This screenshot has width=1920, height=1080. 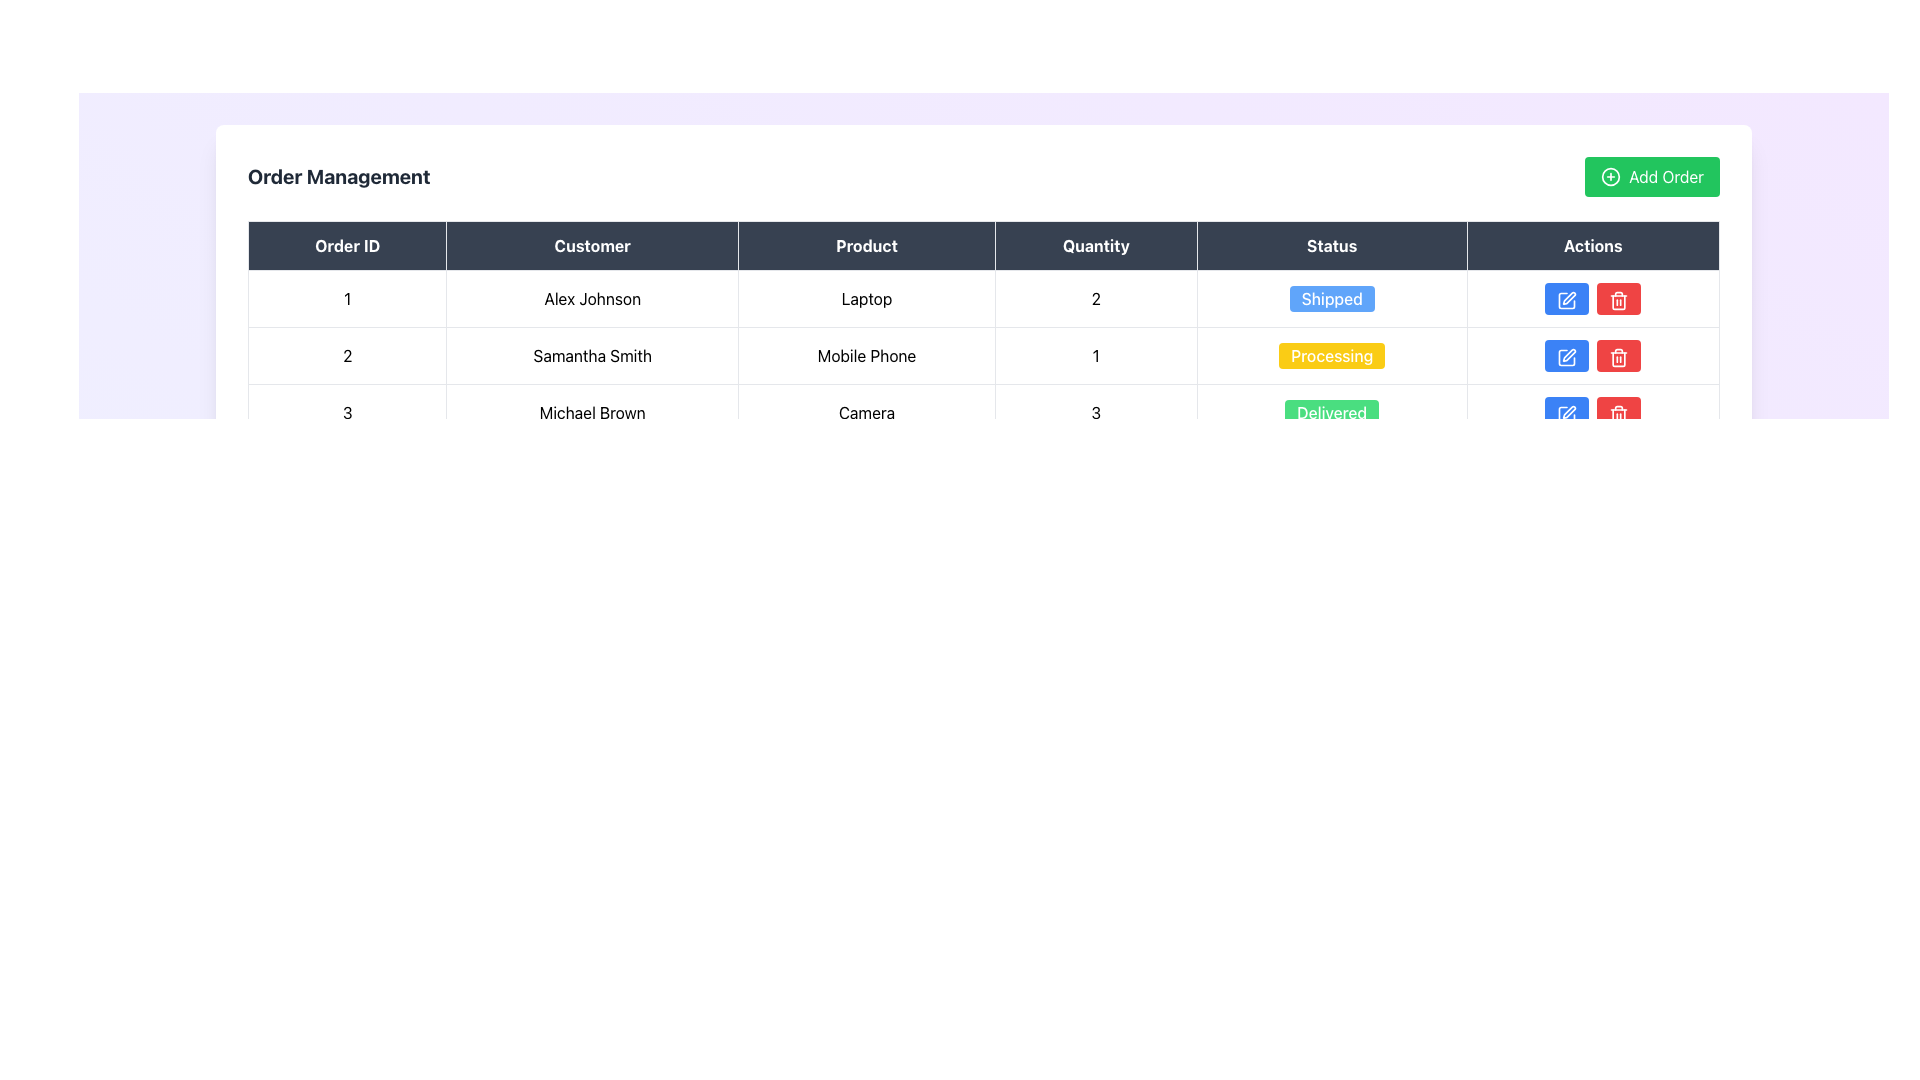 What do you see at coordinates (1332, 245) in the screenshot?
I see `the 'Status' column header cell in the table, which is the fifth column following 'Order ID', 'Customer', 'Product', and 'Quantity'` at bounding box center [1332, 245].